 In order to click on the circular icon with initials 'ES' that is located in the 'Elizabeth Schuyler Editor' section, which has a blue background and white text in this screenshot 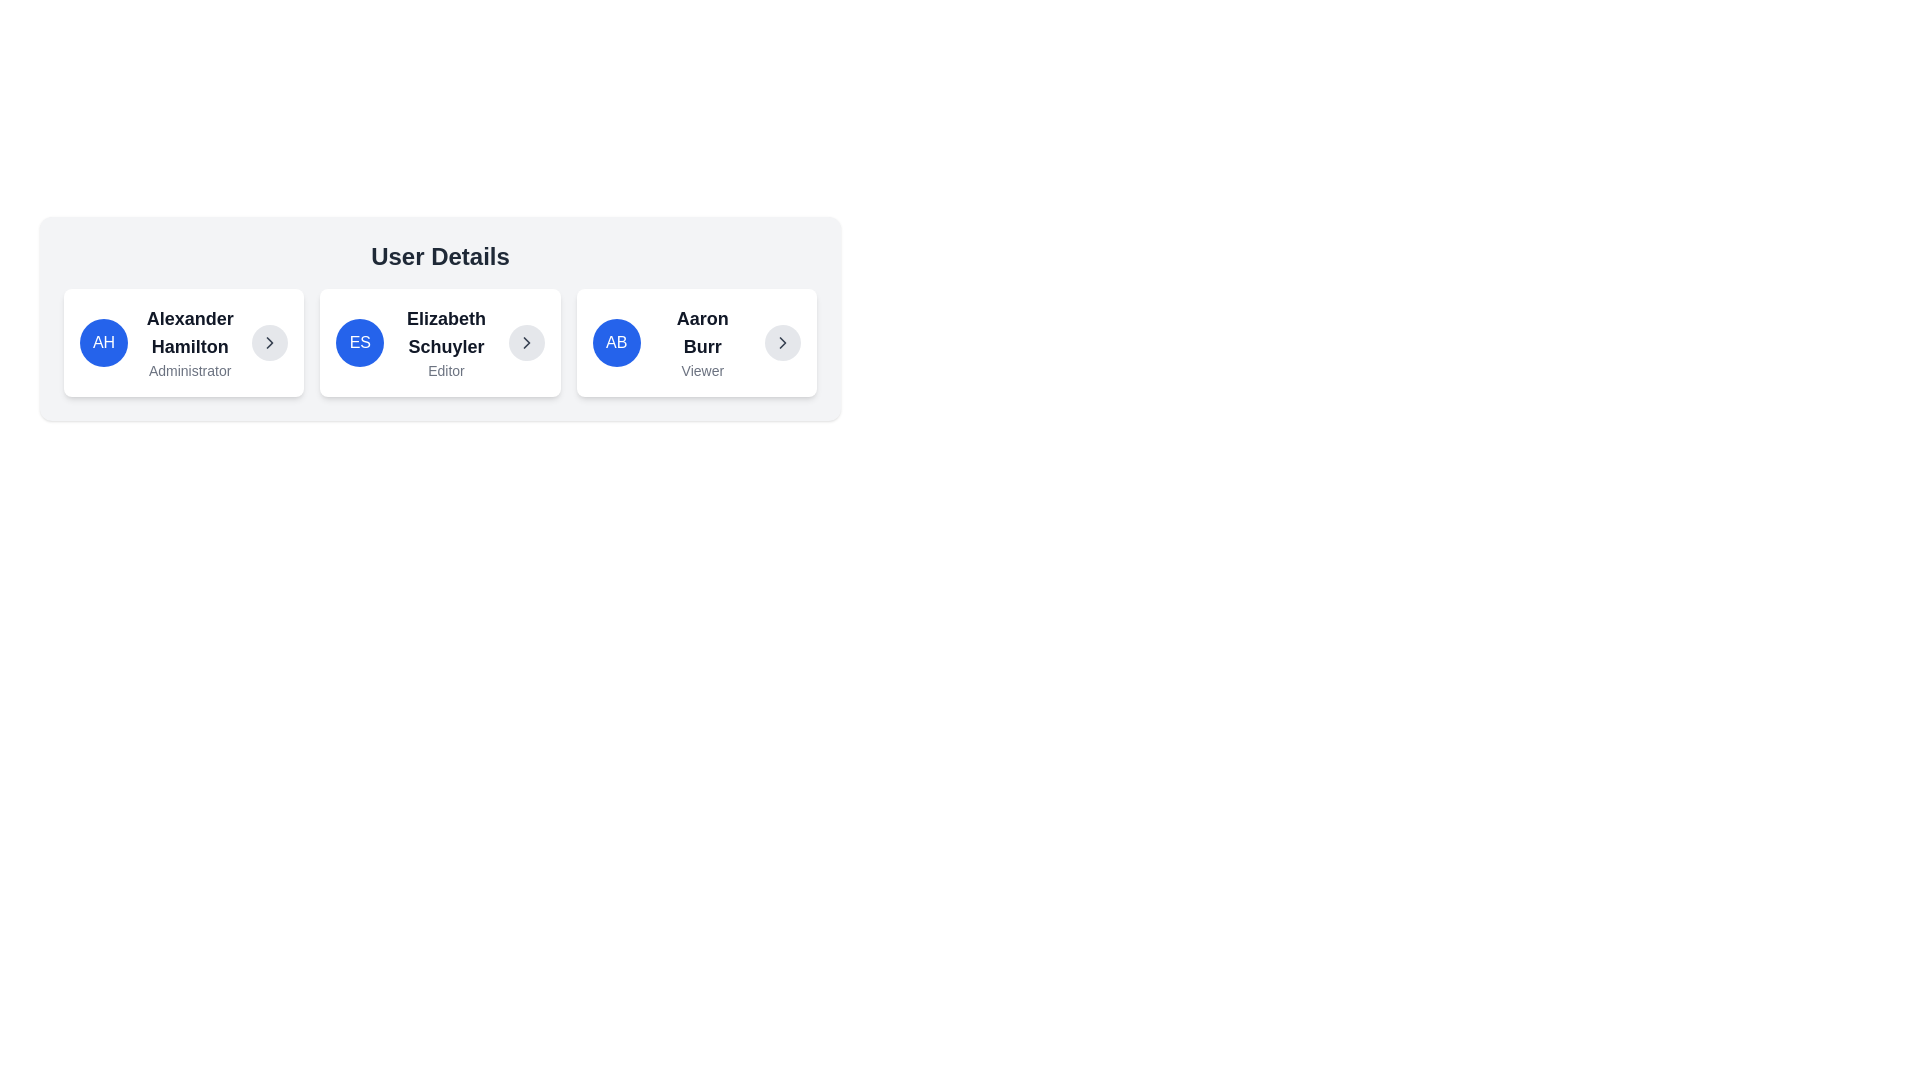, I will do `click(360, 342)`.